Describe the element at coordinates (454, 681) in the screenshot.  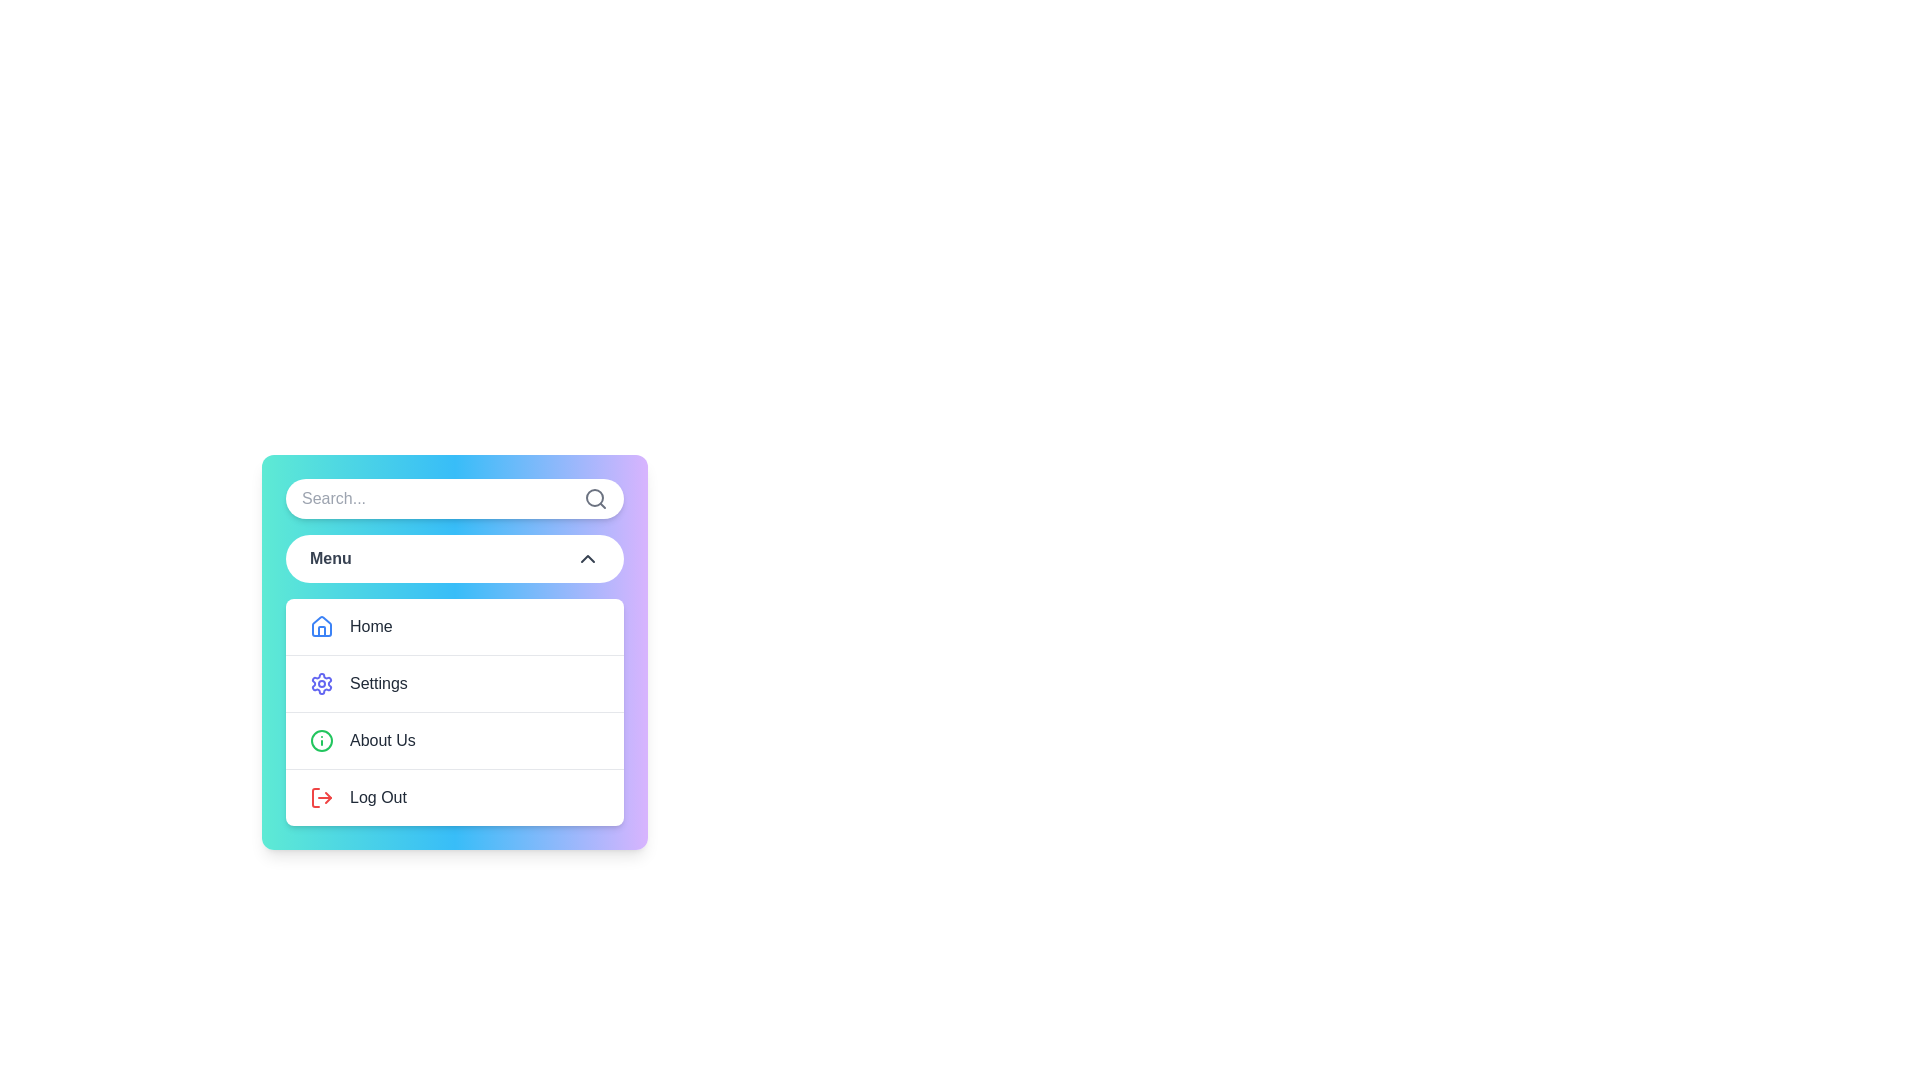
I see `the 'Settings' menu option` at that location.